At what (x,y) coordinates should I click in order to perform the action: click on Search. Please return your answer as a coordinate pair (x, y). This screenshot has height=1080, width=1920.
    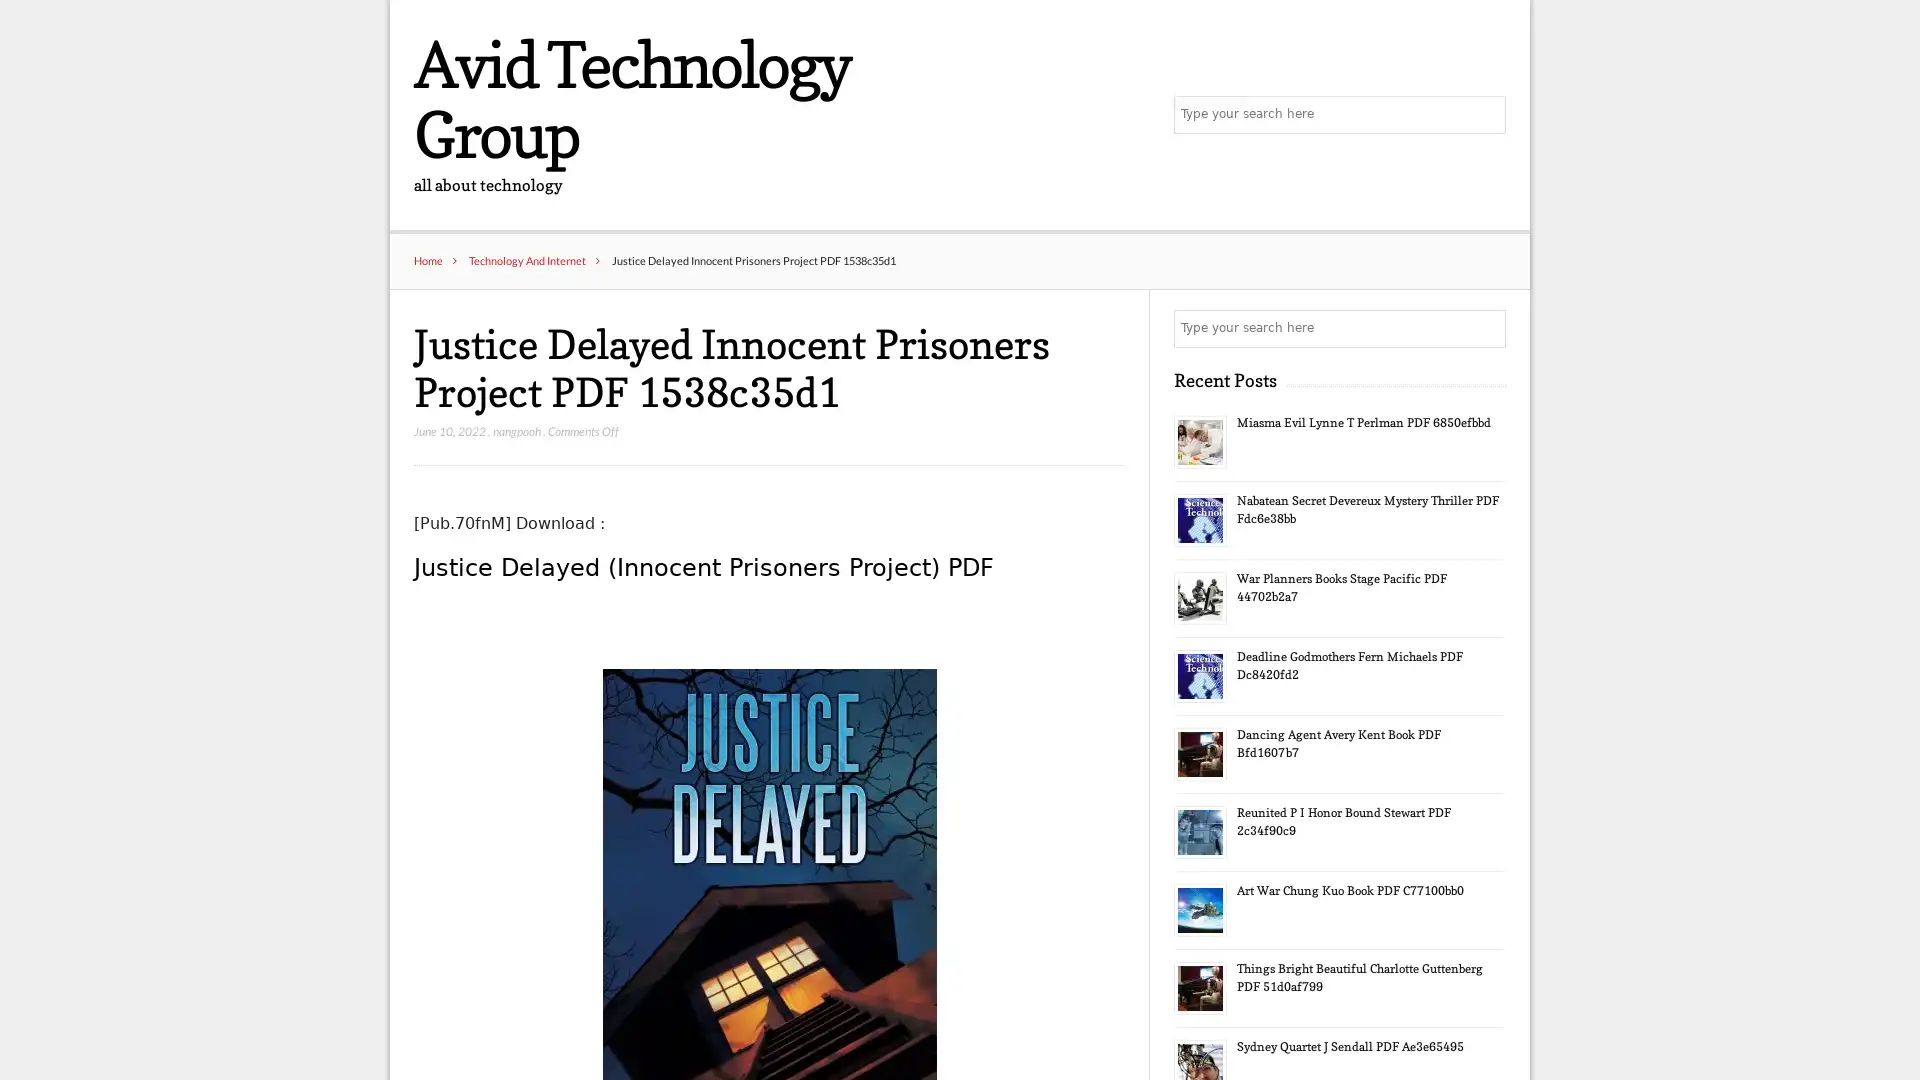
    Looking at the image, I should click on (1485, 115).